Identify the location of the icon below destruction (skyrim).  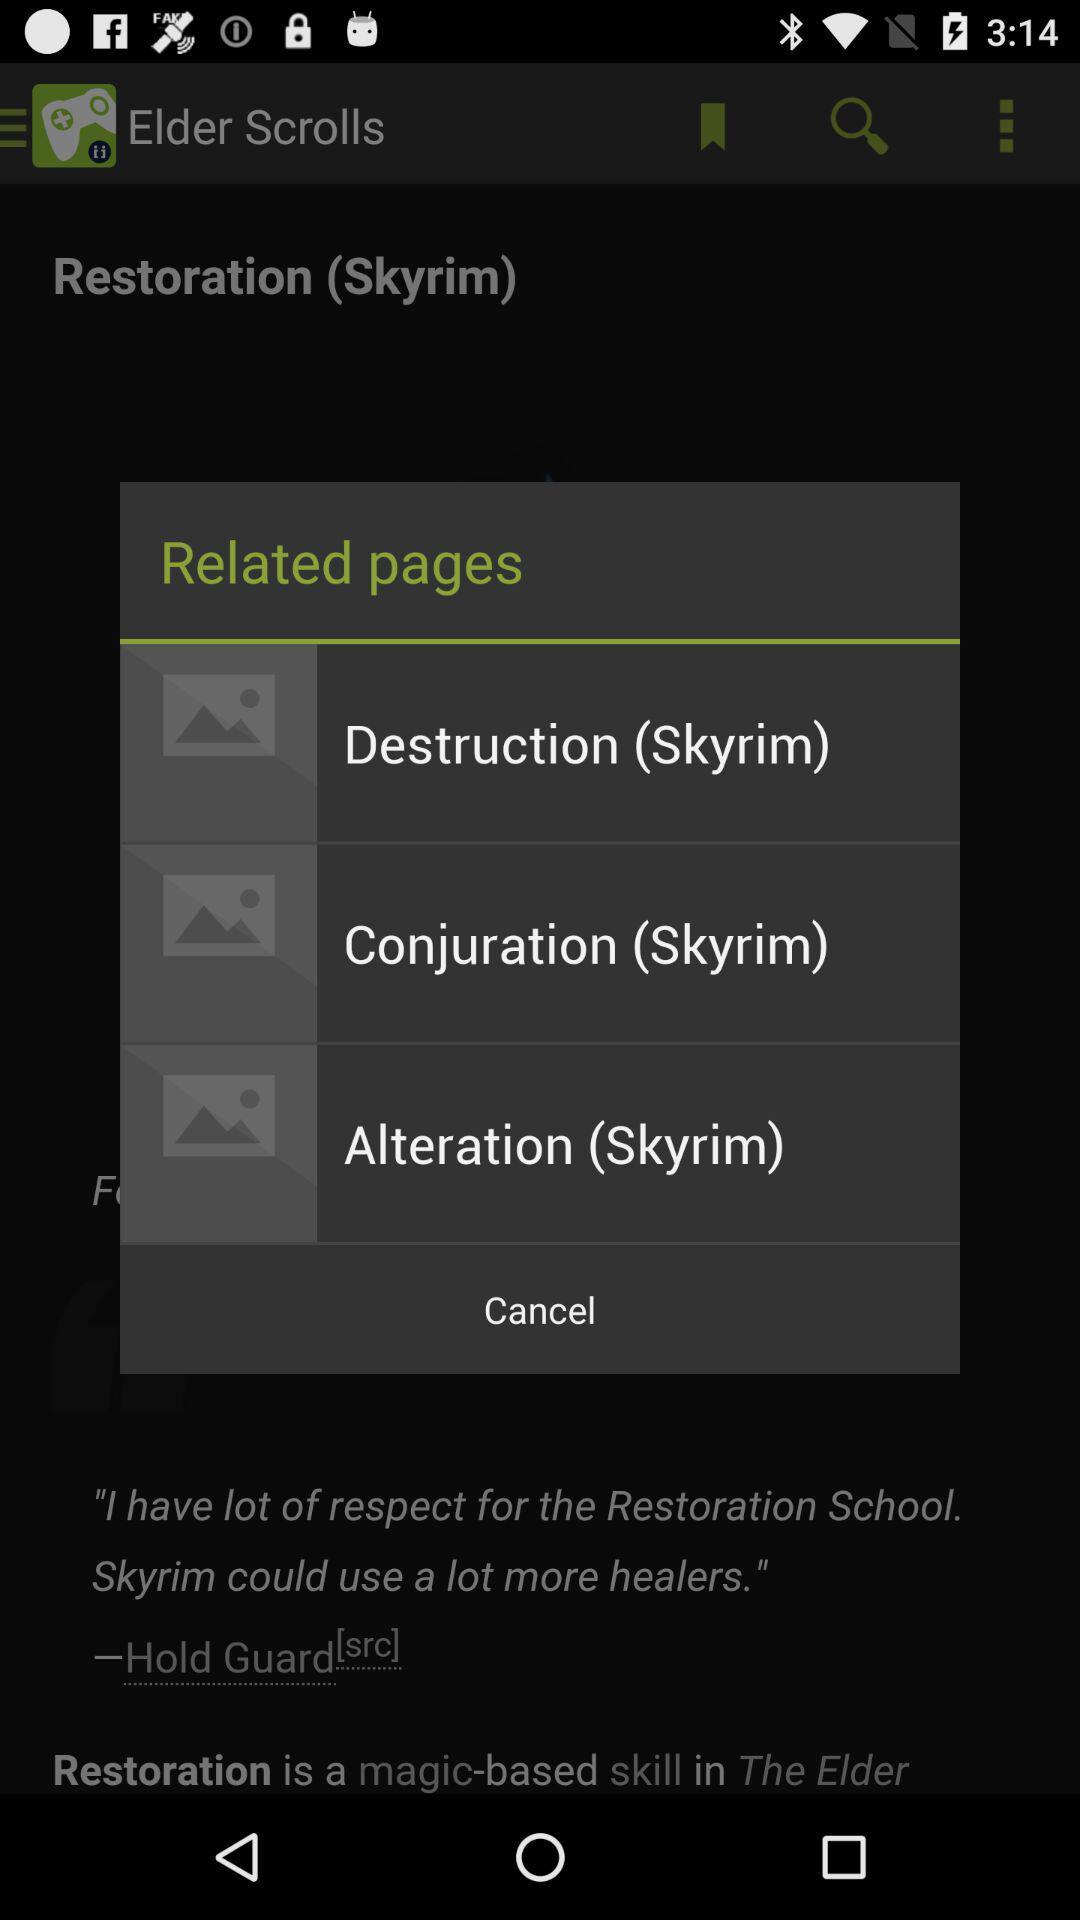
(638, 942).